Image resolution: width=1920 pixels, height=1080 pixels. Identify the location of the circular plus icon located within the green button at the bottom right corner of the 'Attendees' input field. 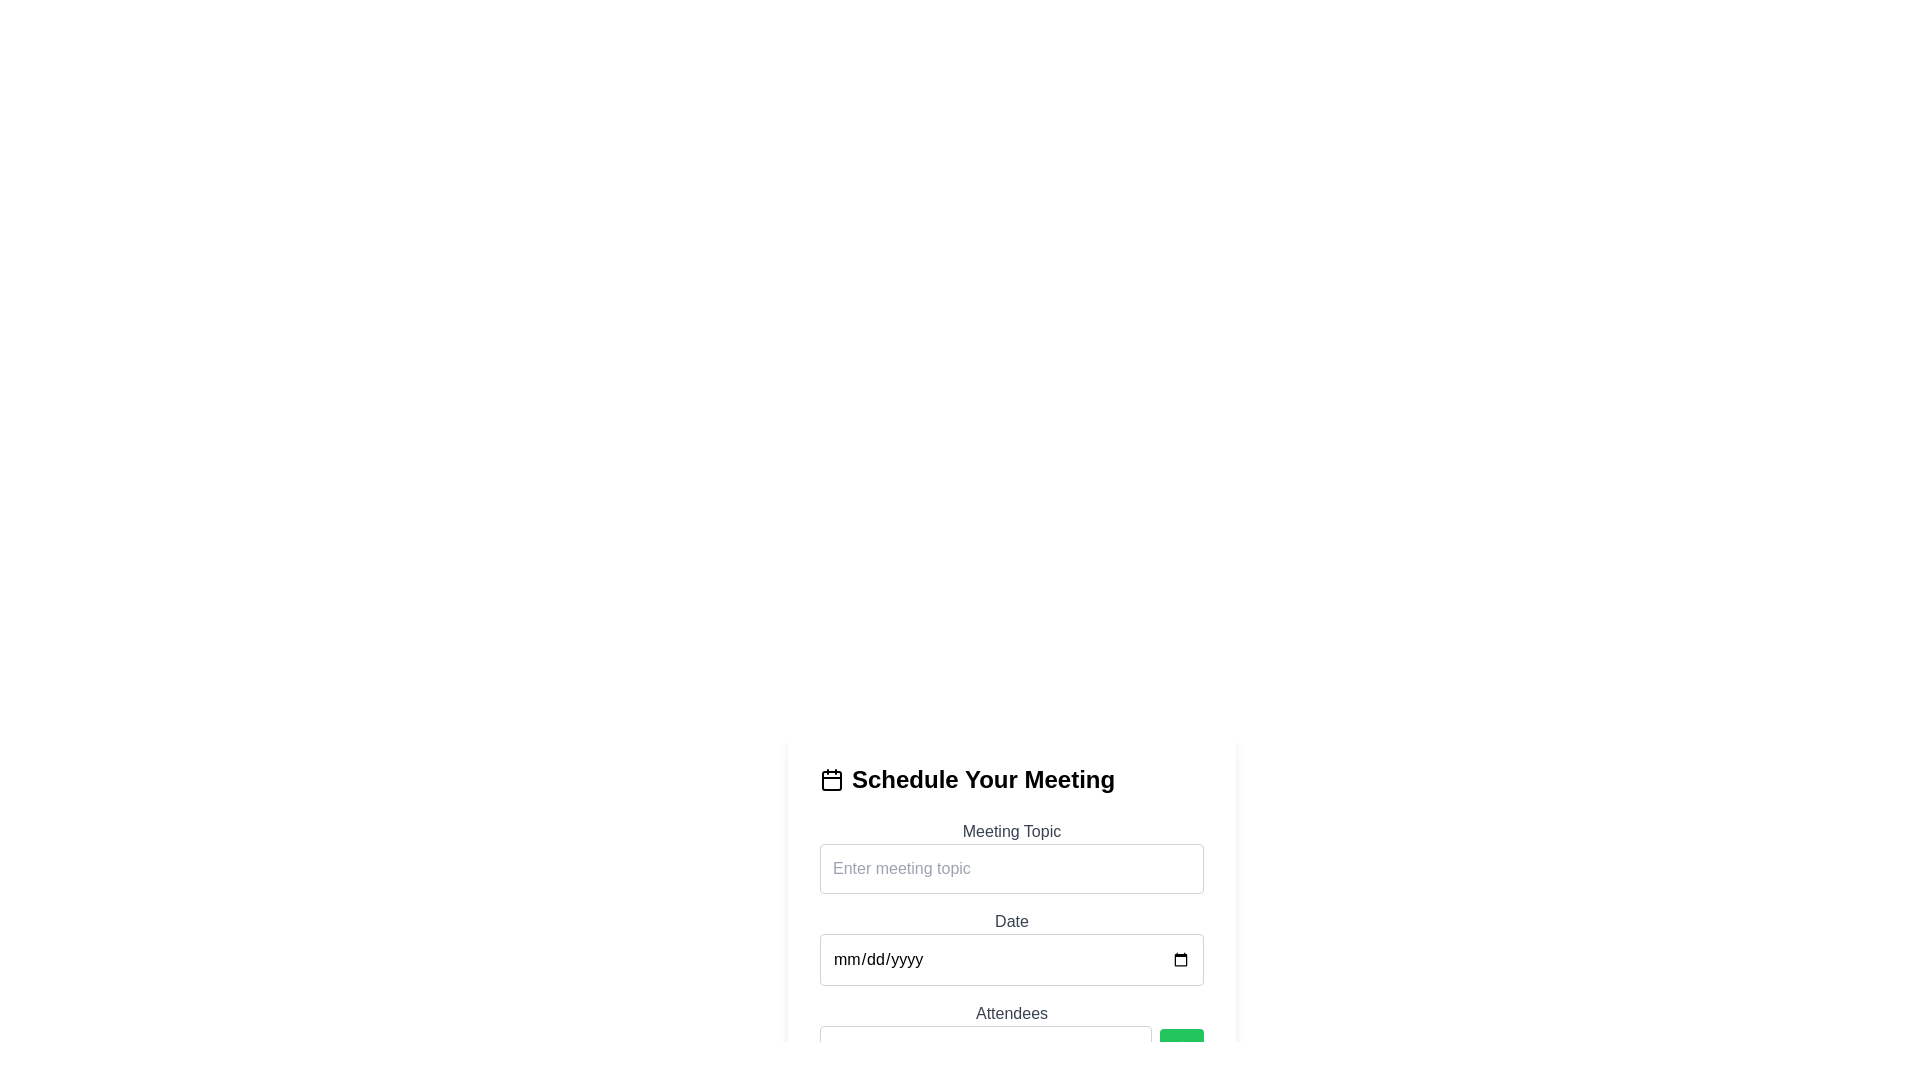
(1181, 1049).